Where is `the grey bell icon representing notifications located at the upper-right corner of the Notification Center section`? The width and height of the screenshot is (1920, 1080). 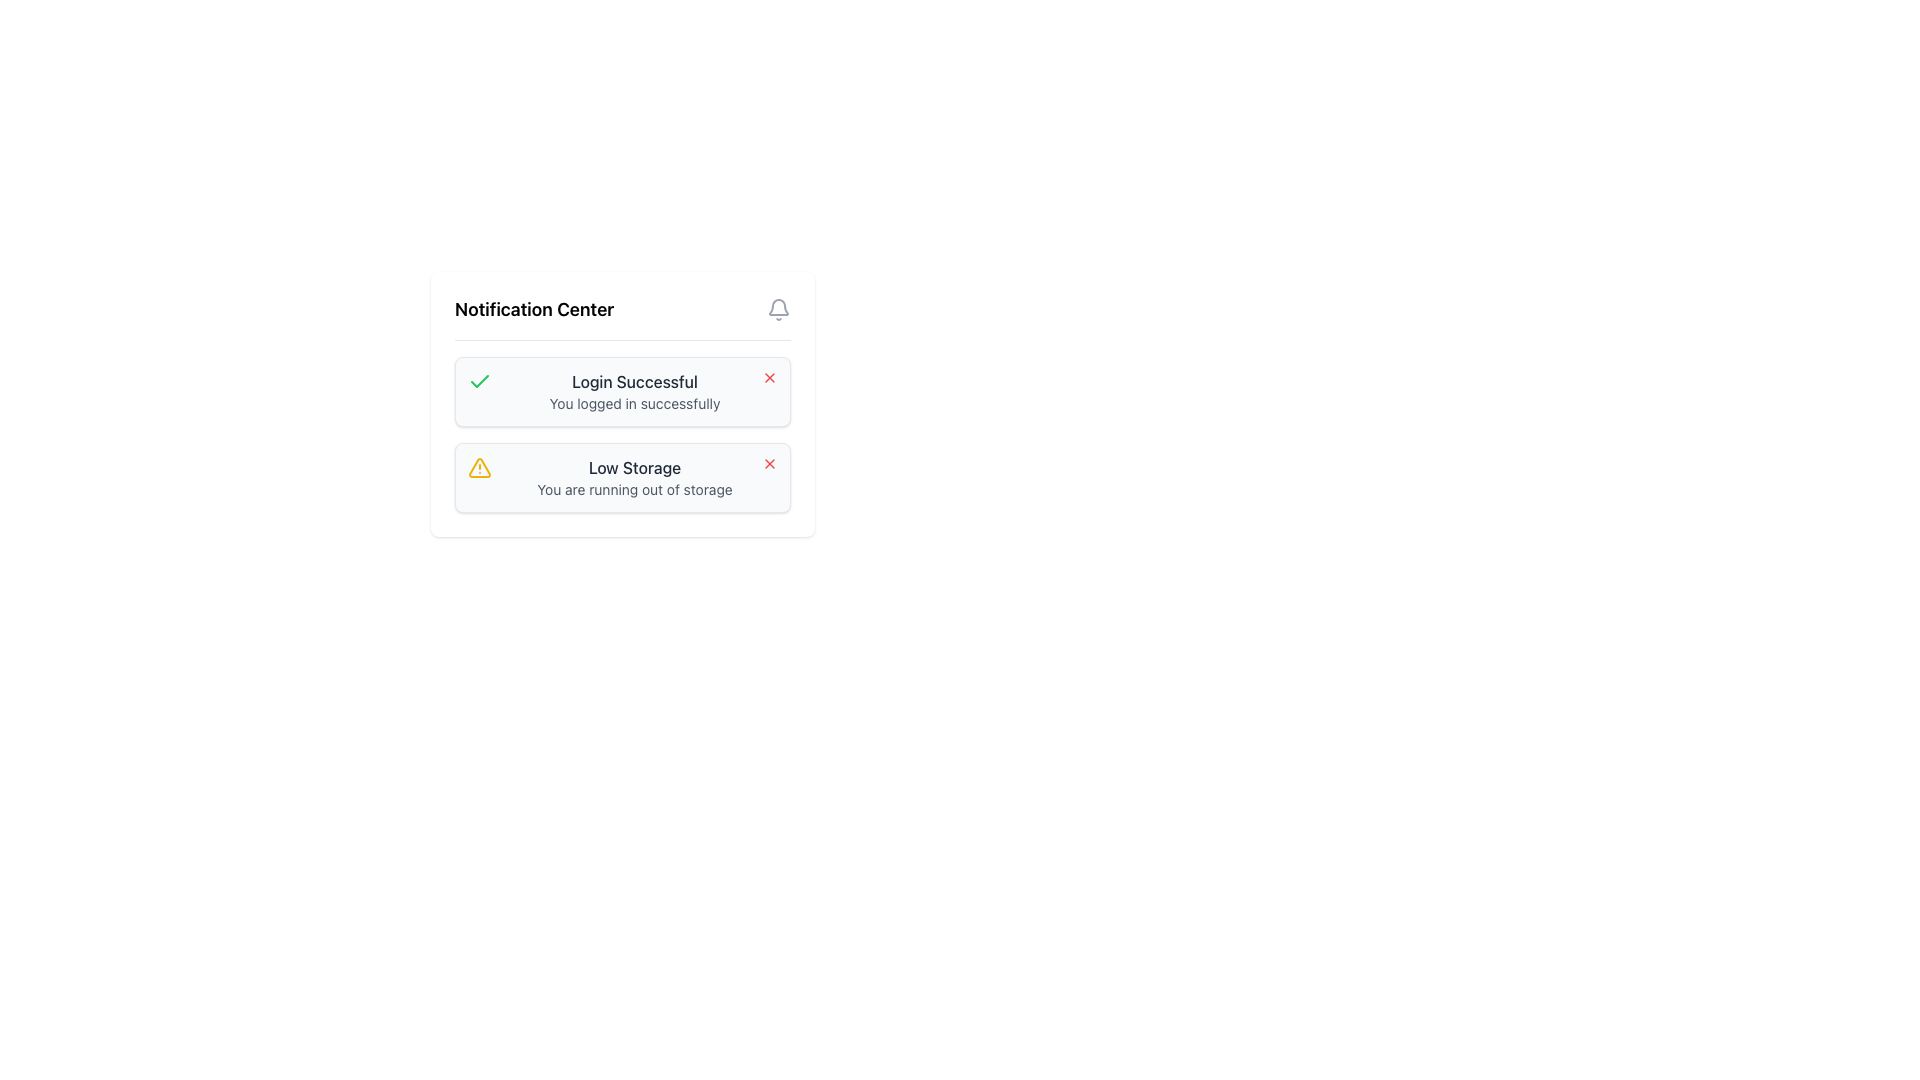
the grey bell icon representing notifications located at the upper-right corner of the Notification Center section is located at coordinates (777, 309).